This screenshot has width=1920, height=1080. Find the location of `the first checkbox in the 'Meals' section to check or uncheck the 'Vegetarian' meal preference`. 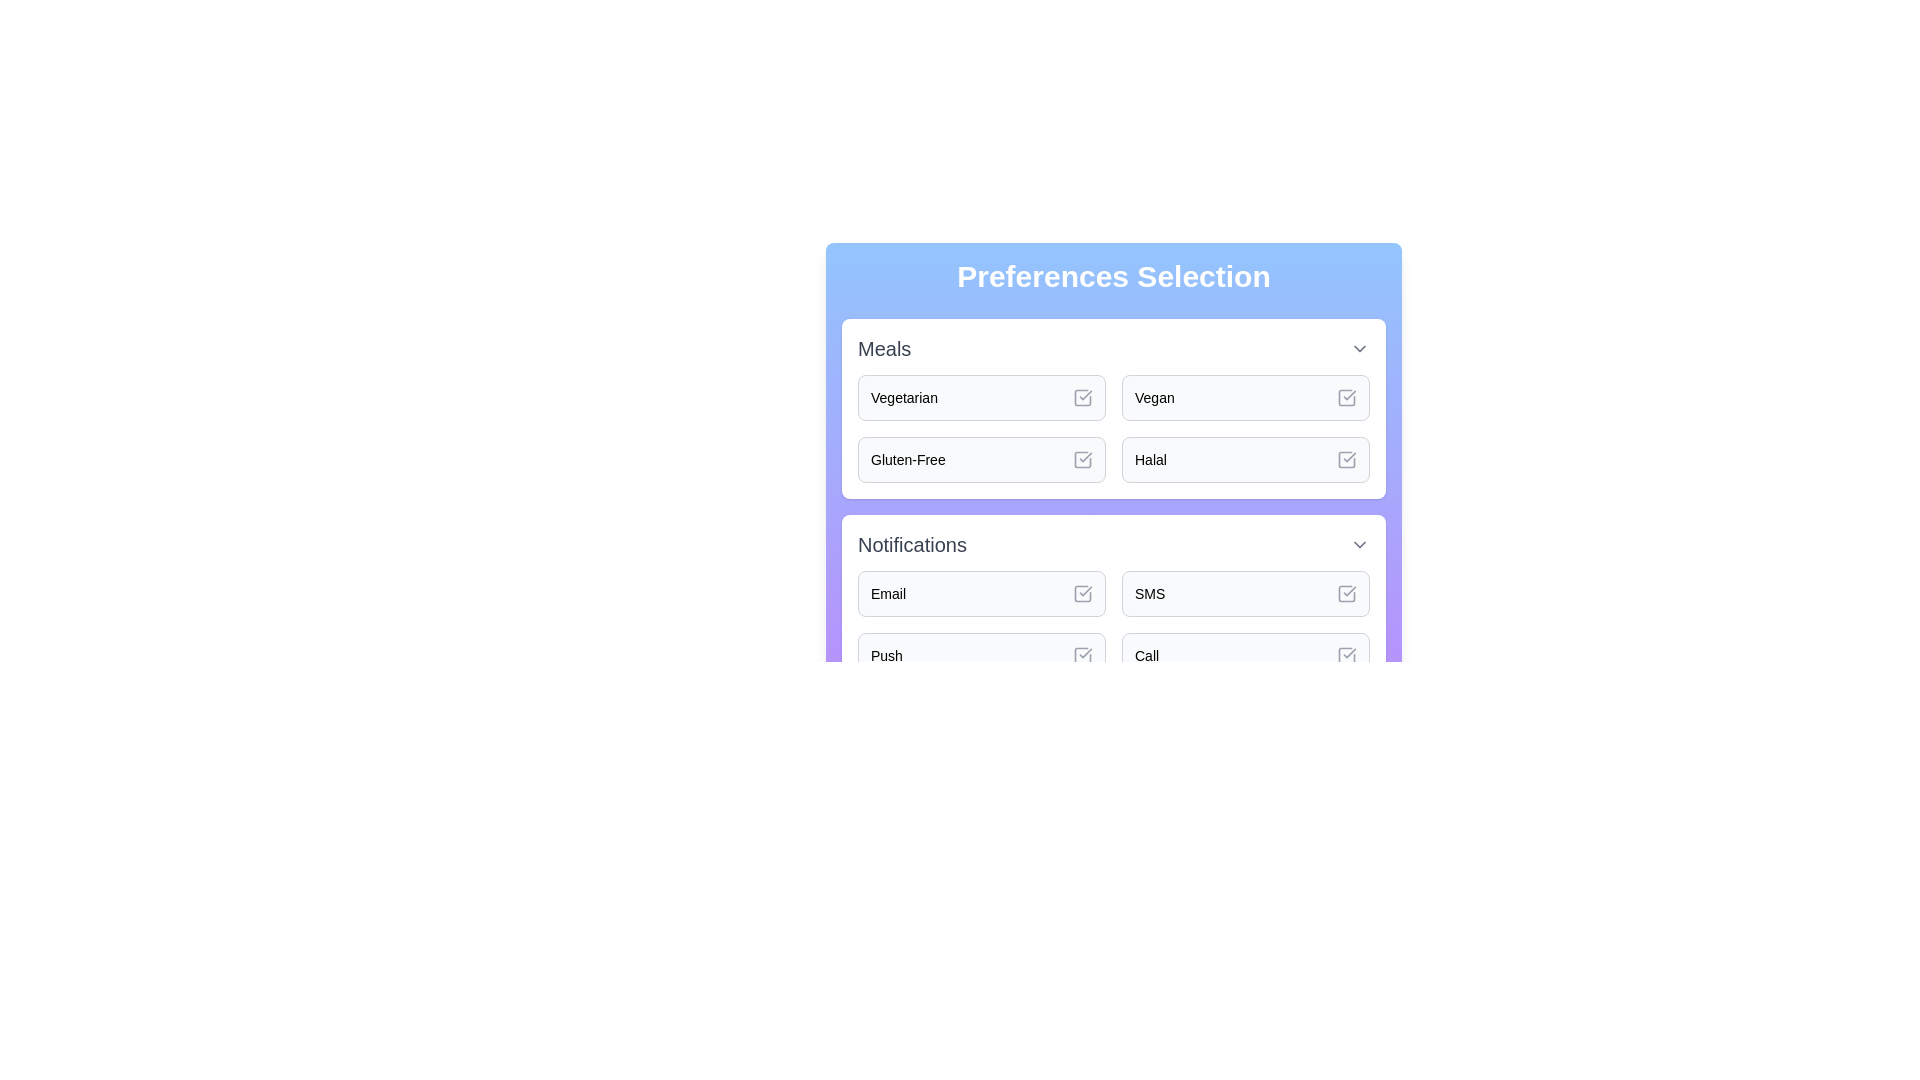

the first checkbox in the 'Meals' section to check or uncheck the 'Vegetarian' meal preference is located at coordinates (1082, 397).